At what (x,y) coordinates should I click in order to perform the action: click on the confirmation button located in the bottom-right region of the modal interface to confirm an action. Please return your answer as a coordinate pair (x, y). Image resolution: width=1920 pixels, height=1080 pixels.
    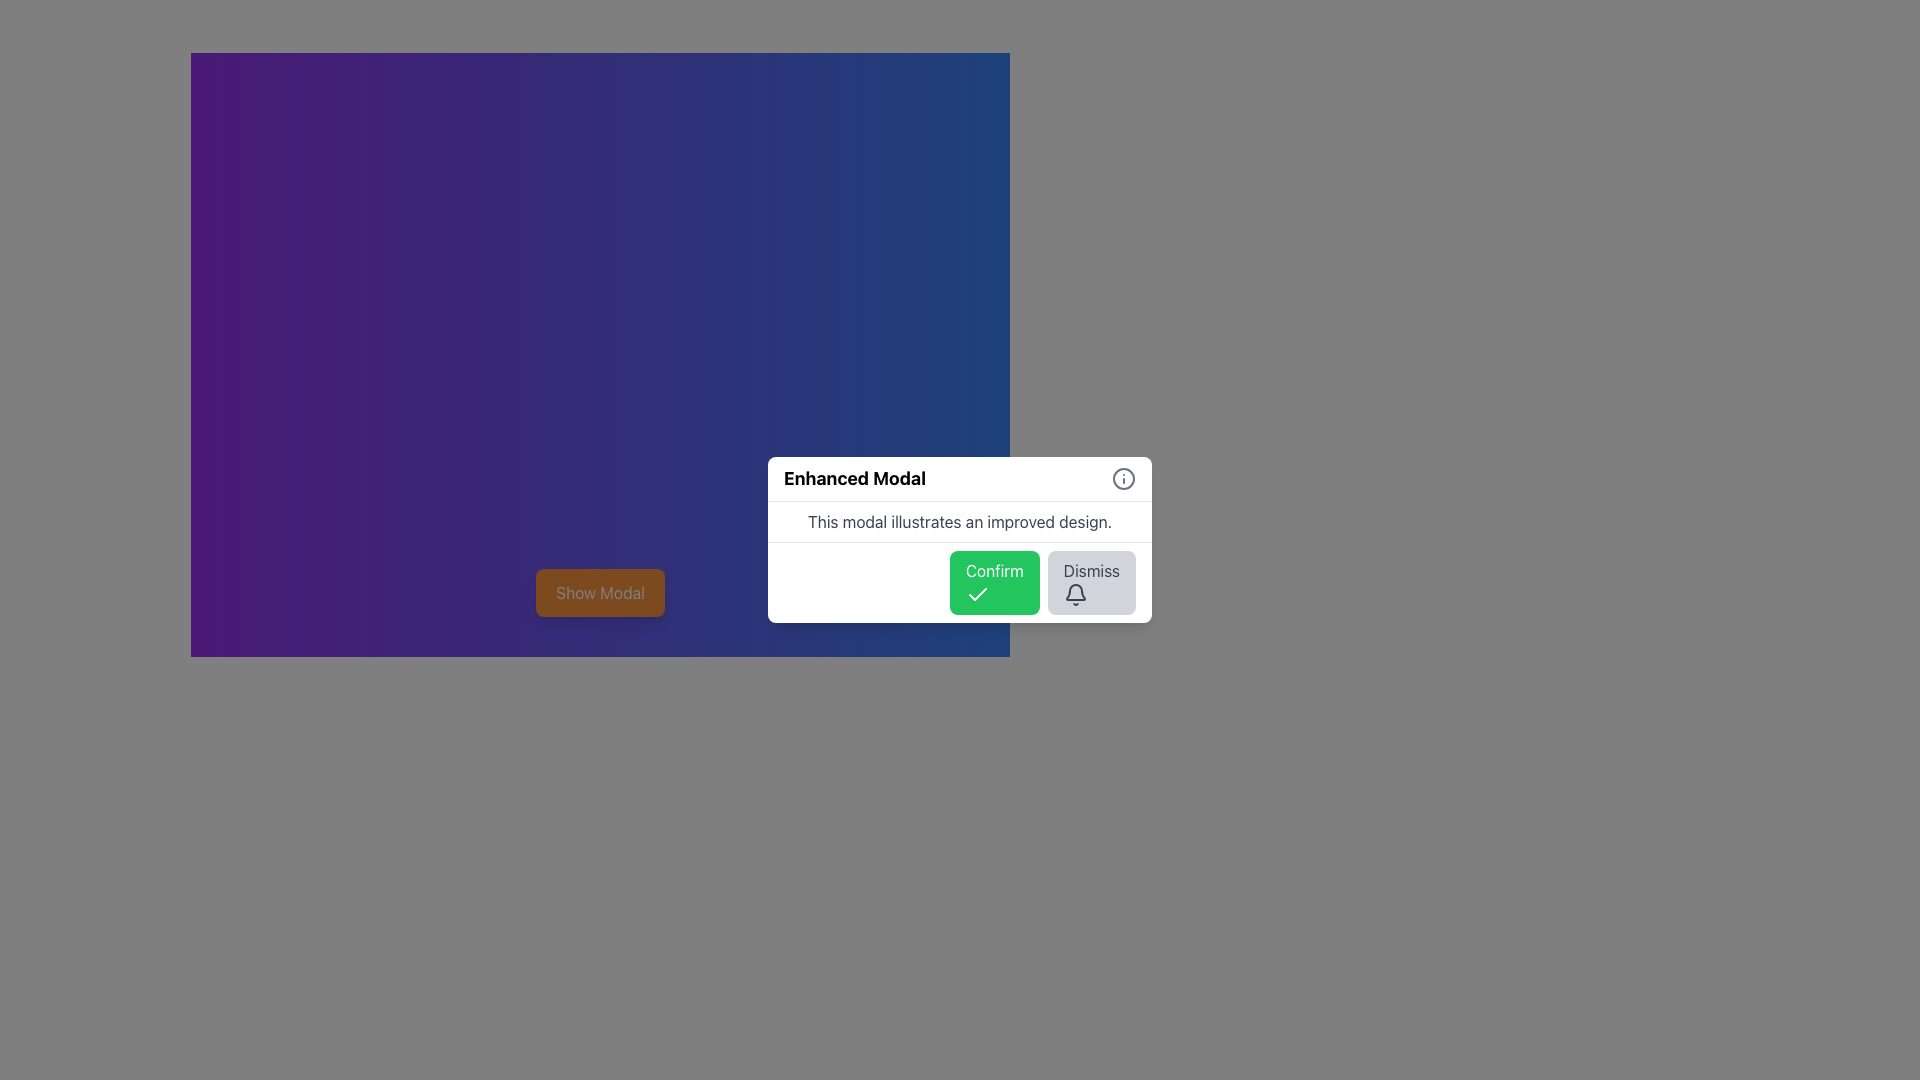
    Looking at the image, I should click on (994, 582).